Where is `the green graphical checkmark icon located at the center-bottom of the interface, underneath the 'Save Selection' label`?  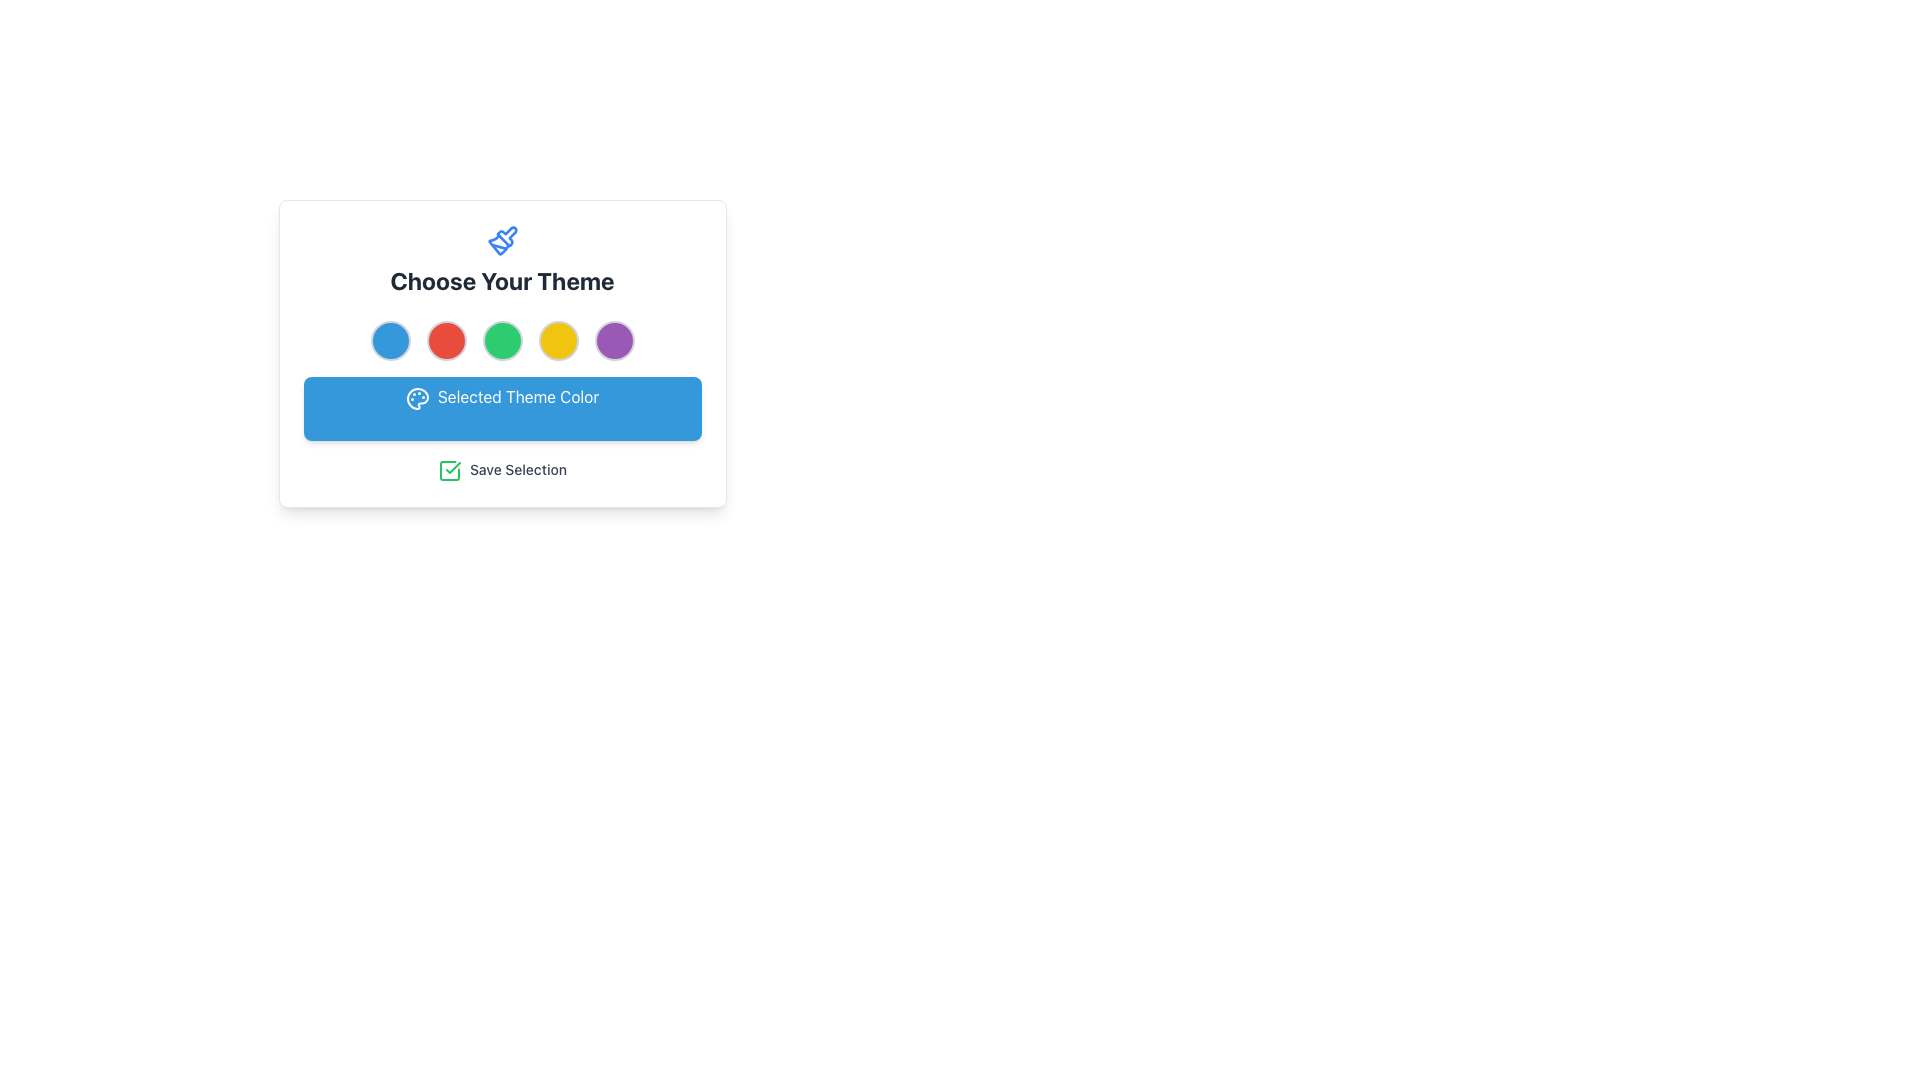 the green graphical checkmark icon located at the center-bottom of the interface, underneath the 'Save Selection' label is located at coordinates (452, 467).